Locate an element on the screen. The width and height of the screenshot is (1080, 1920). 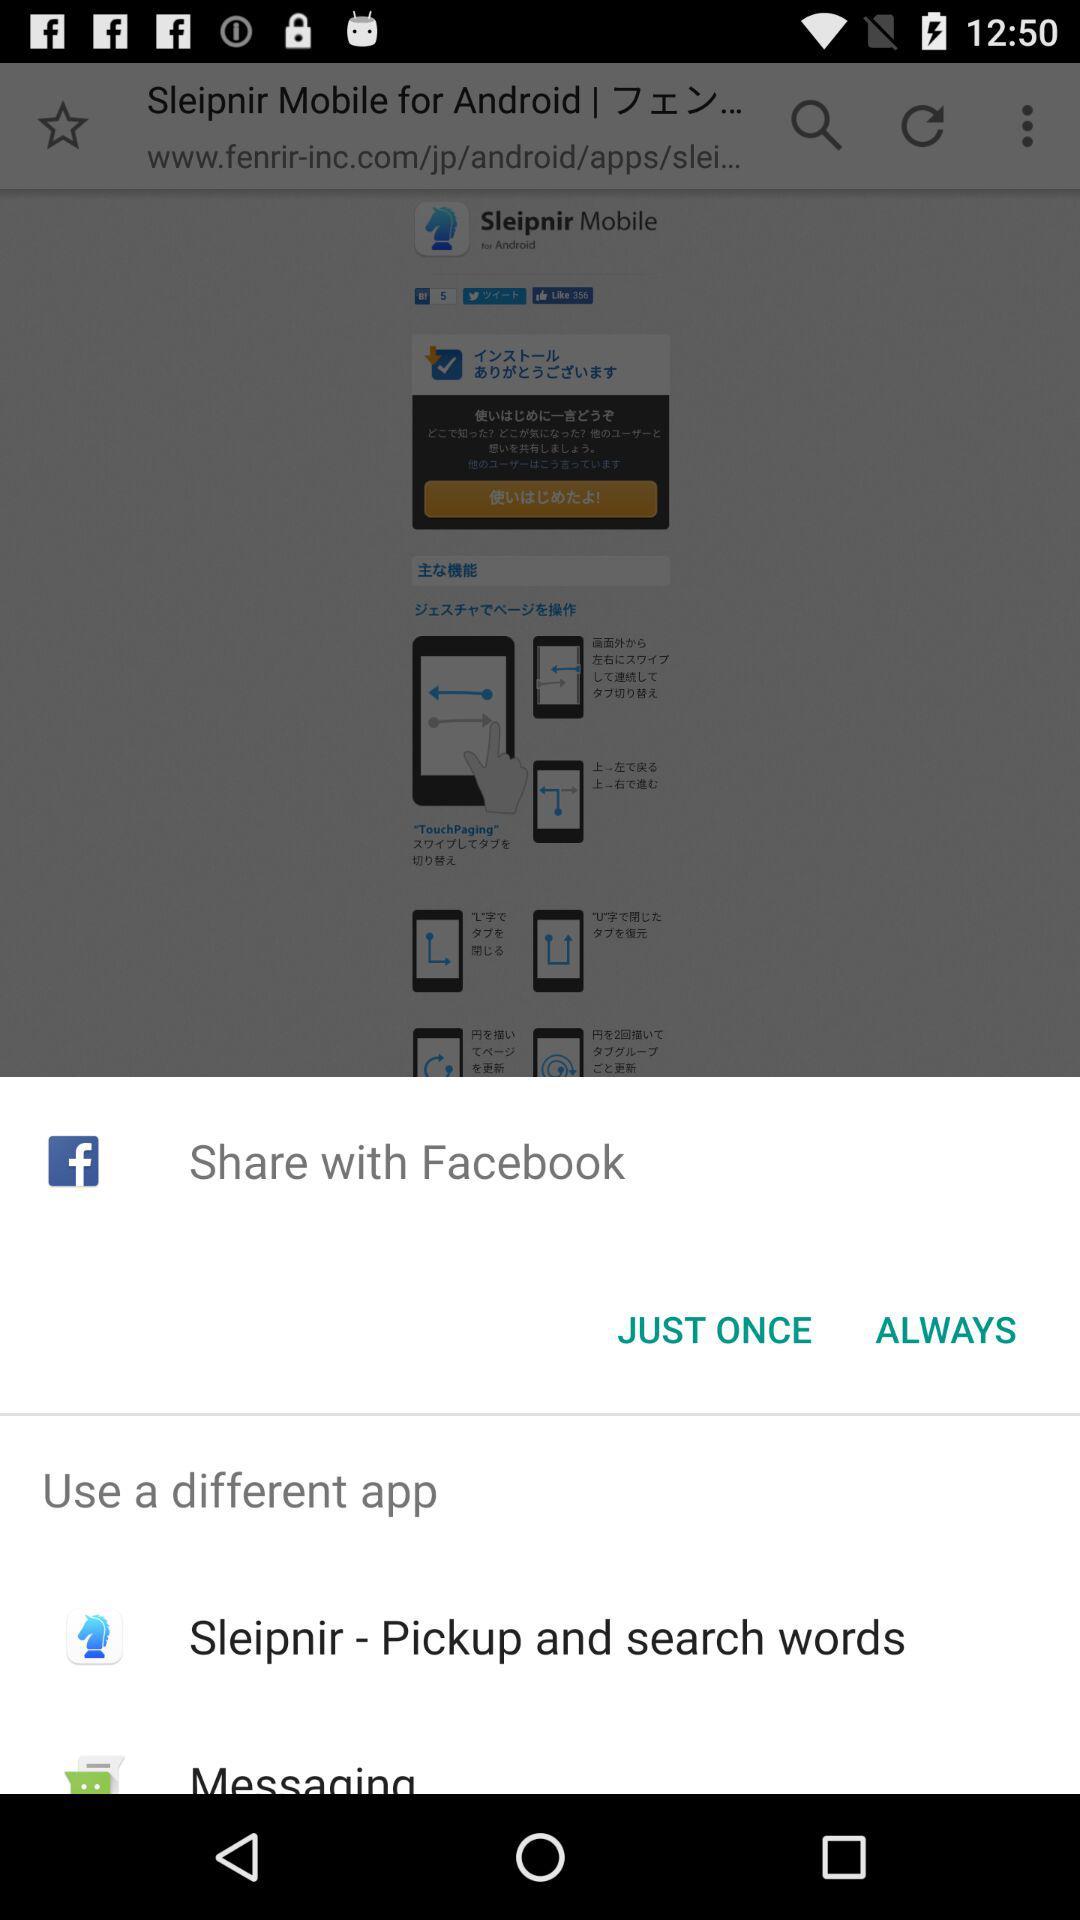
icon below share with facebook item is located at coordinates (713, 1329).